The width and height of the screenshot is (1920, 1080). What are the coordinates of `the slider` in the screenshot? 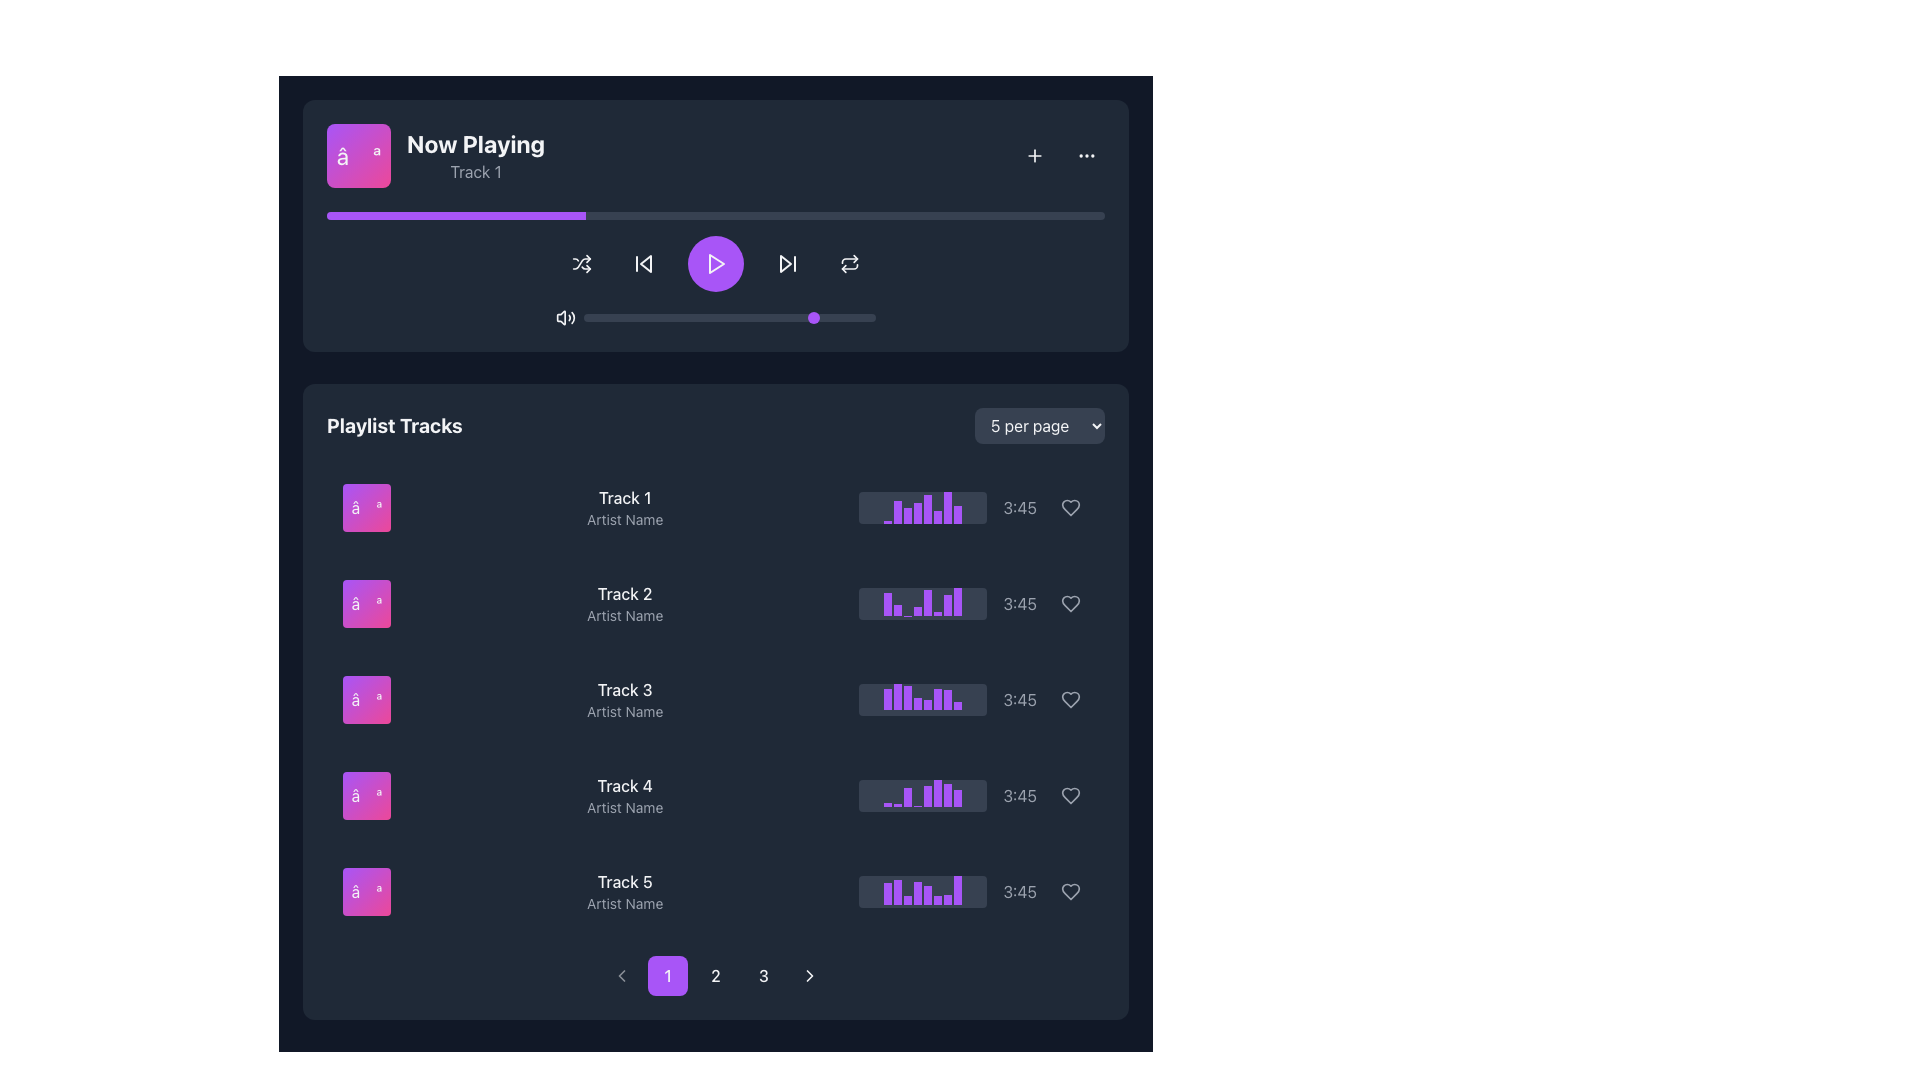 It's located at (726, 316).